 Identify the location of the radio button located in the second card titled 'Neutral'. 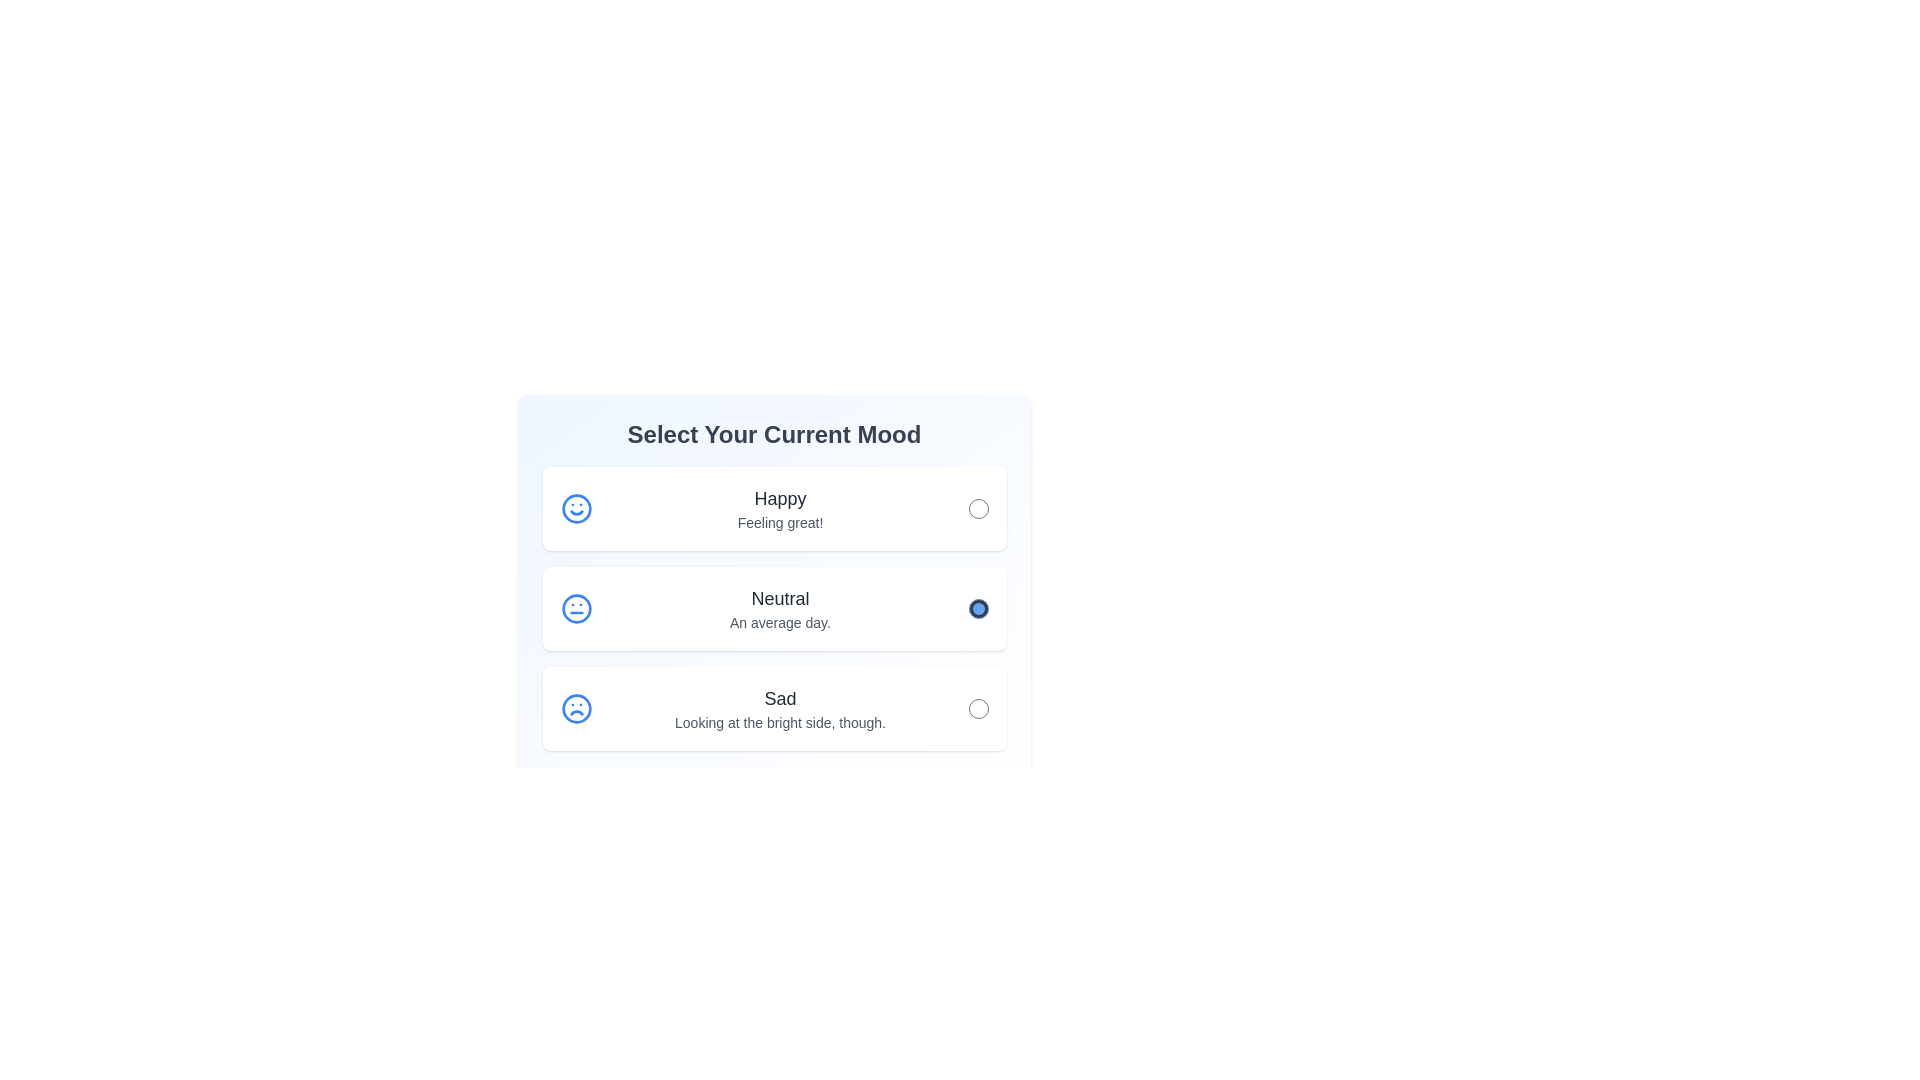
(978, 608).